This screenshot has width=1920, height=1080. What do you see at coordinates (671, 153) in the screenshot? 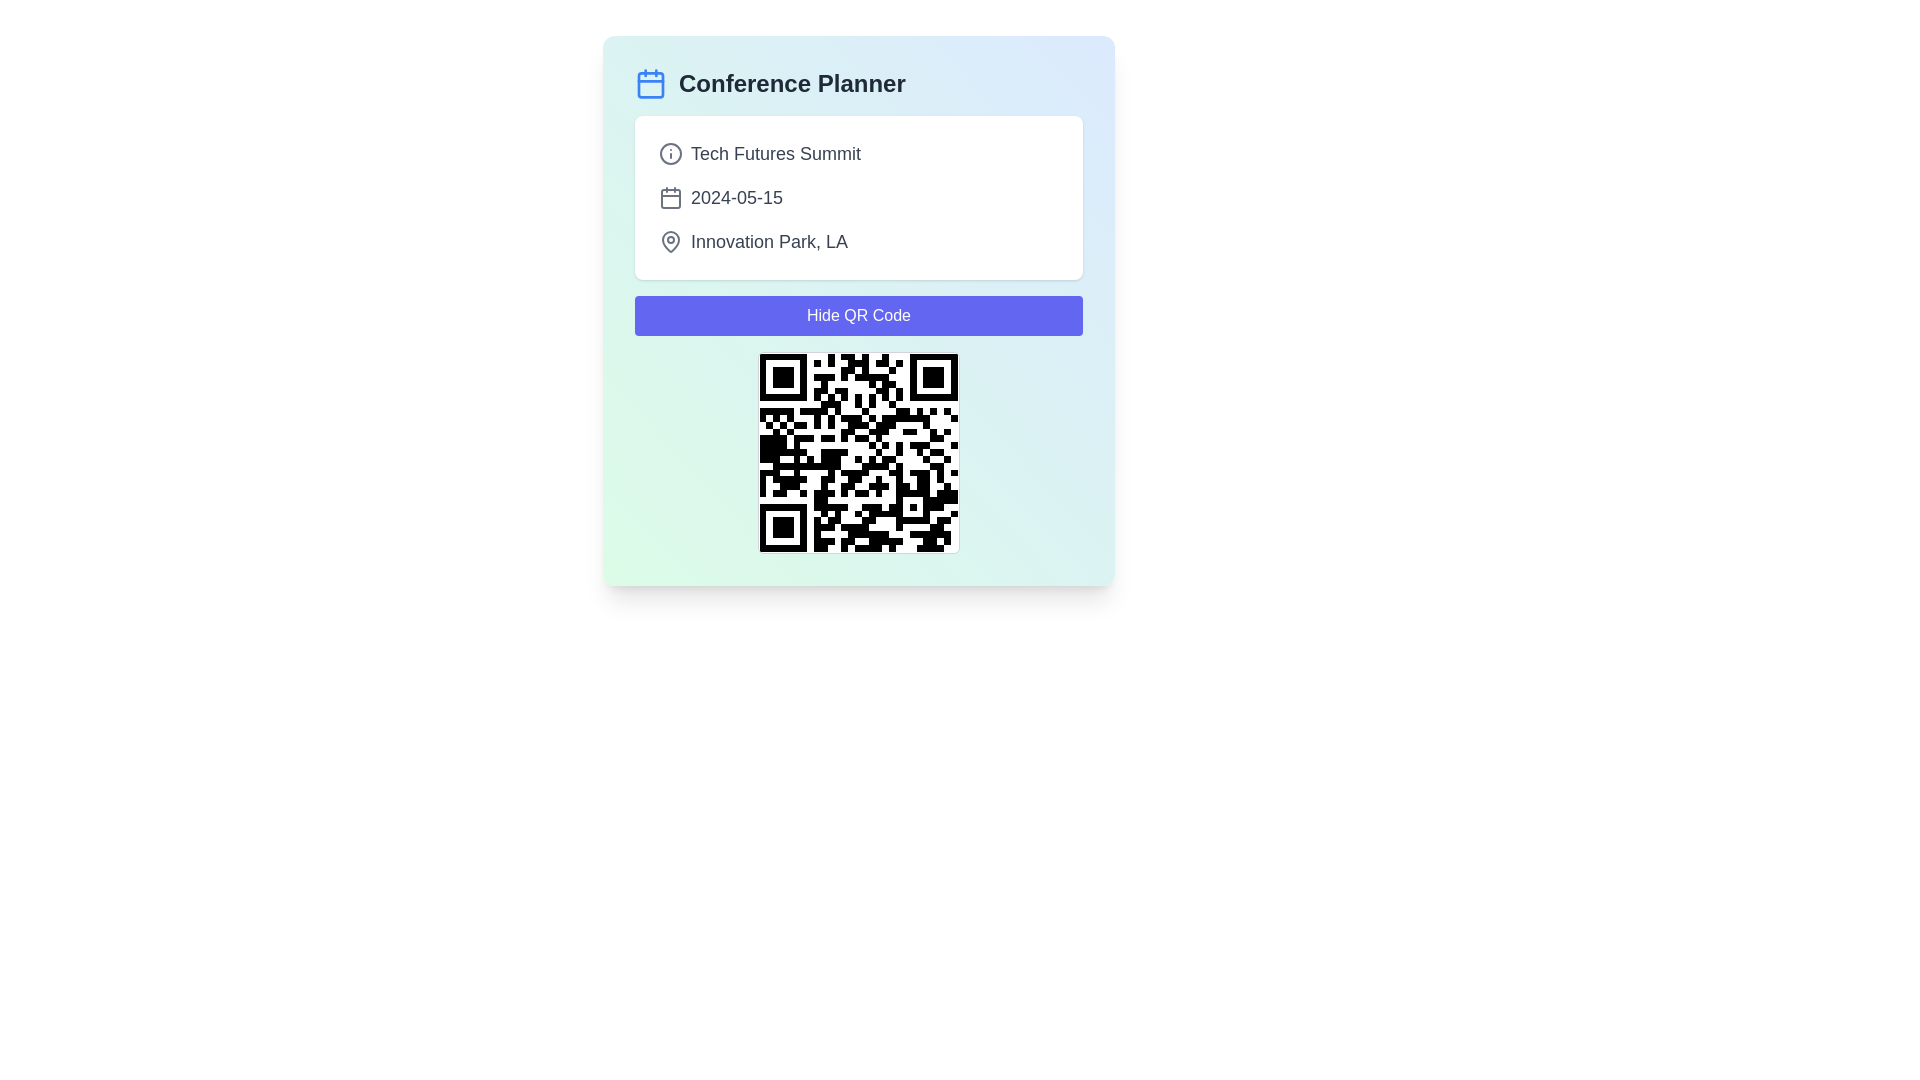
I see `the circular gray 'info' icon located to the left of the text 'Tech Futures Summit'` at bounding box center [671, 153].